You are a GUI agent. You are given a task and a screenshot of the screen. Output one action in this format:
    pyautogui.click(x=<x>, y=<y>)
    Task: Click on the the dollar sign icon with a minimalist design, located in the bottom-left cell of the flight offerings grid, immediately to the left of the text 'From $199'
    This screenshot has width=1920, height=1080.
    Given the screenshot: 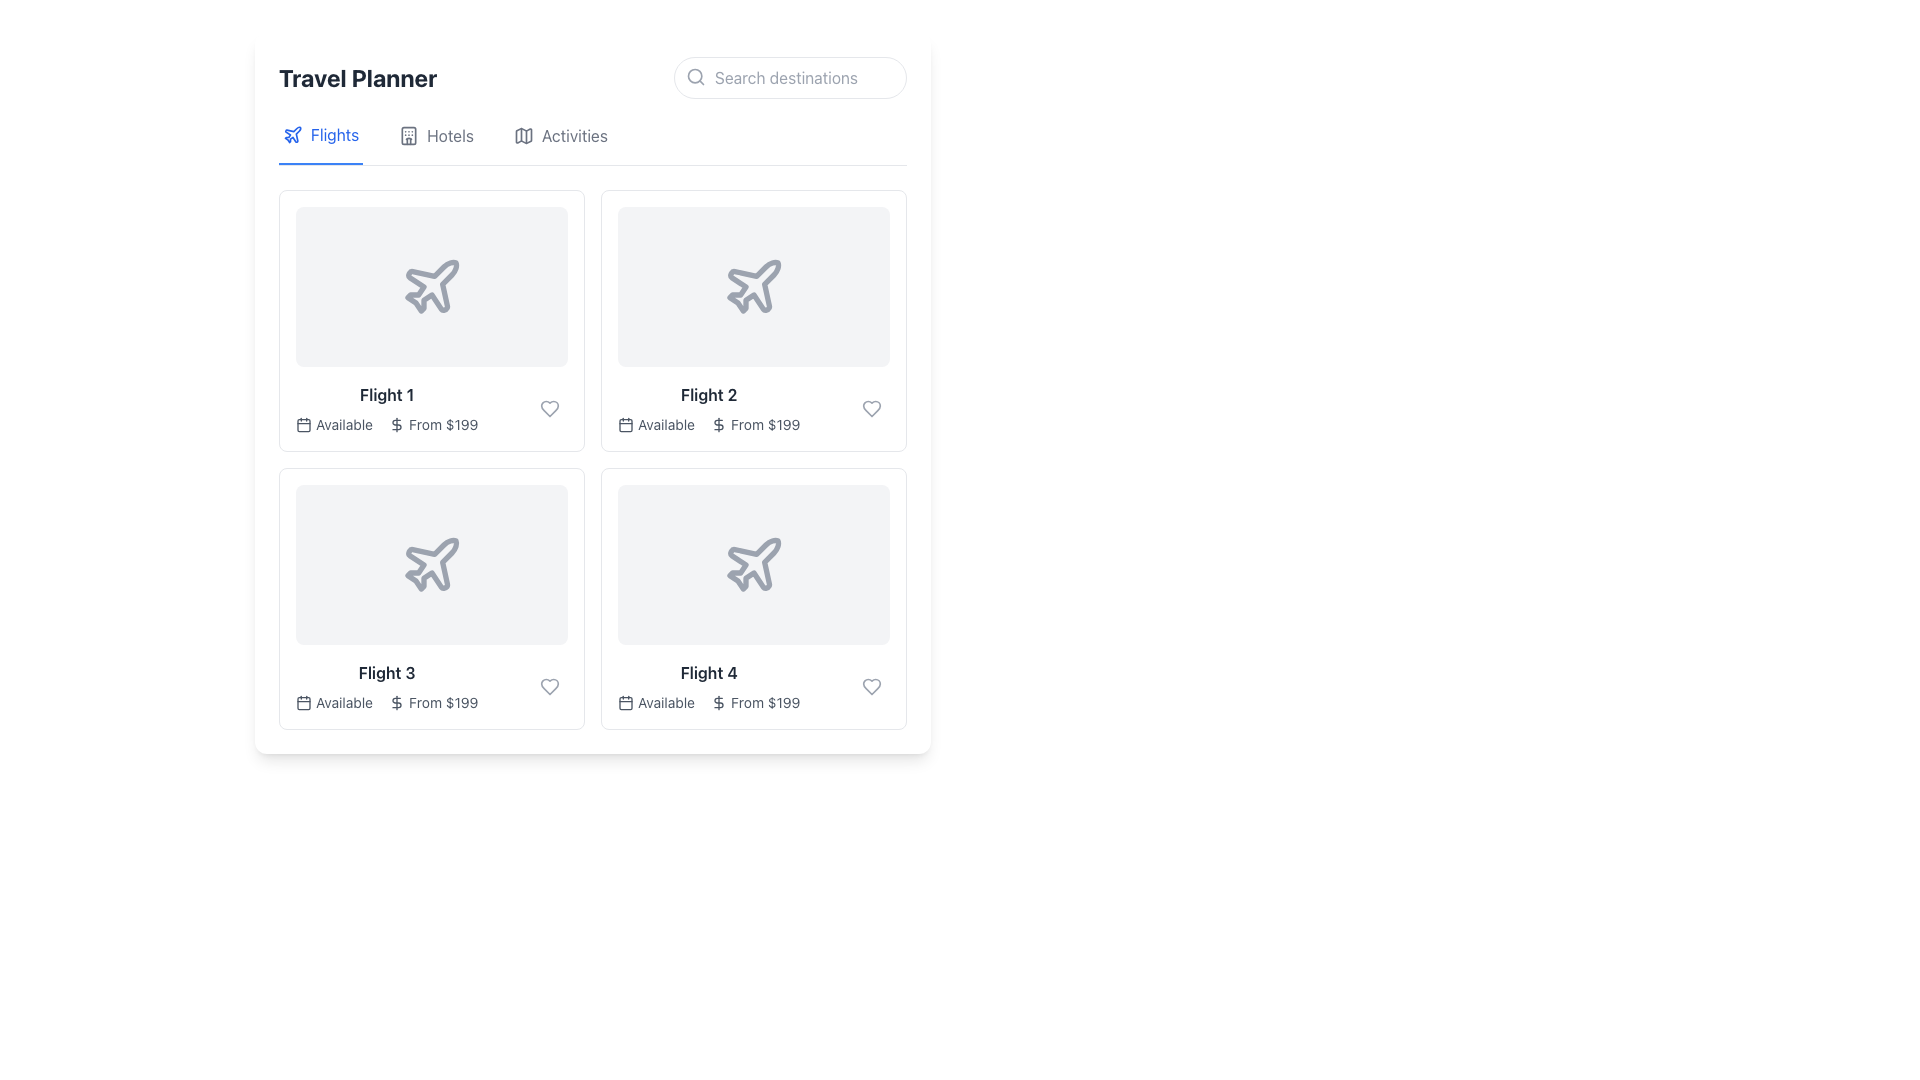 What is the action you would take?
    pyautogui.click(x=397, y=701)
    